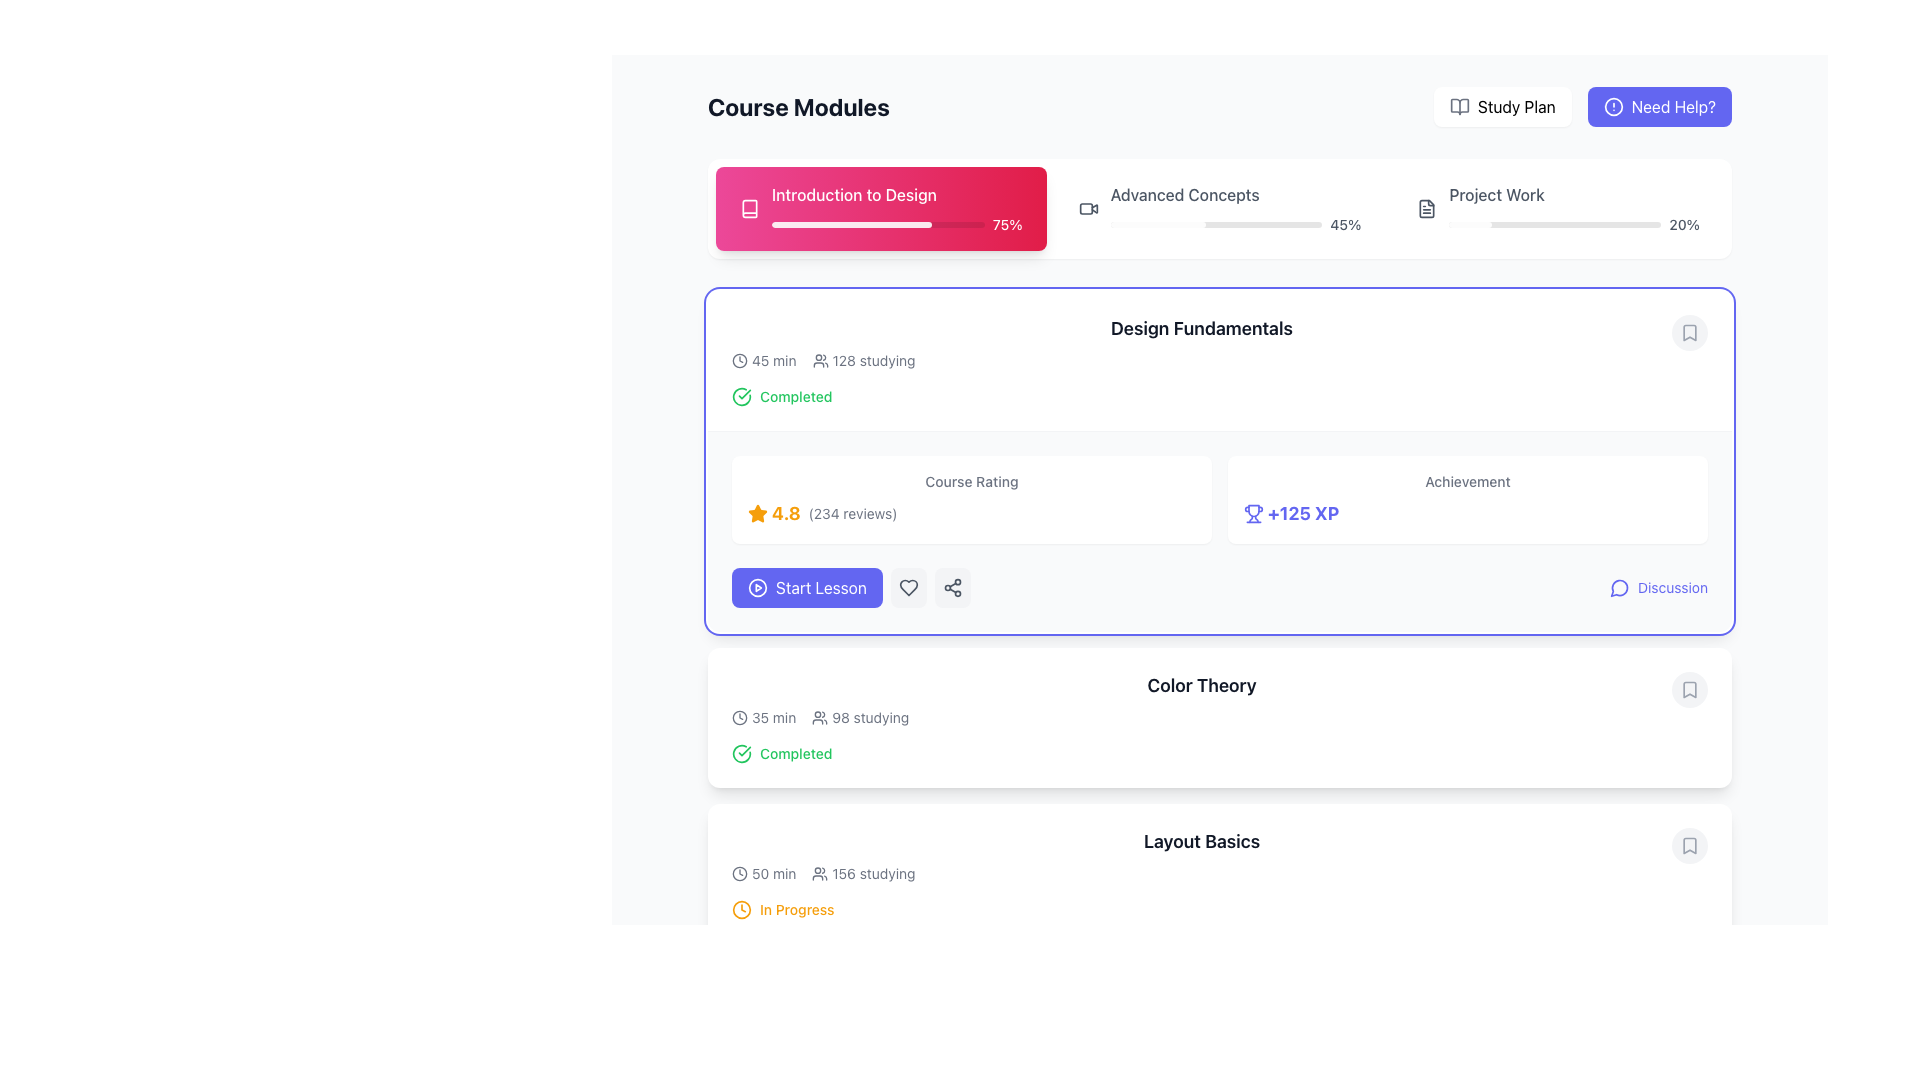  Describe the element at coordinates (741, 910) in the screenshot. I see `the clock icon at the start of the row displaying 'In Progress', located under the 'Course Modules' section` at that location.